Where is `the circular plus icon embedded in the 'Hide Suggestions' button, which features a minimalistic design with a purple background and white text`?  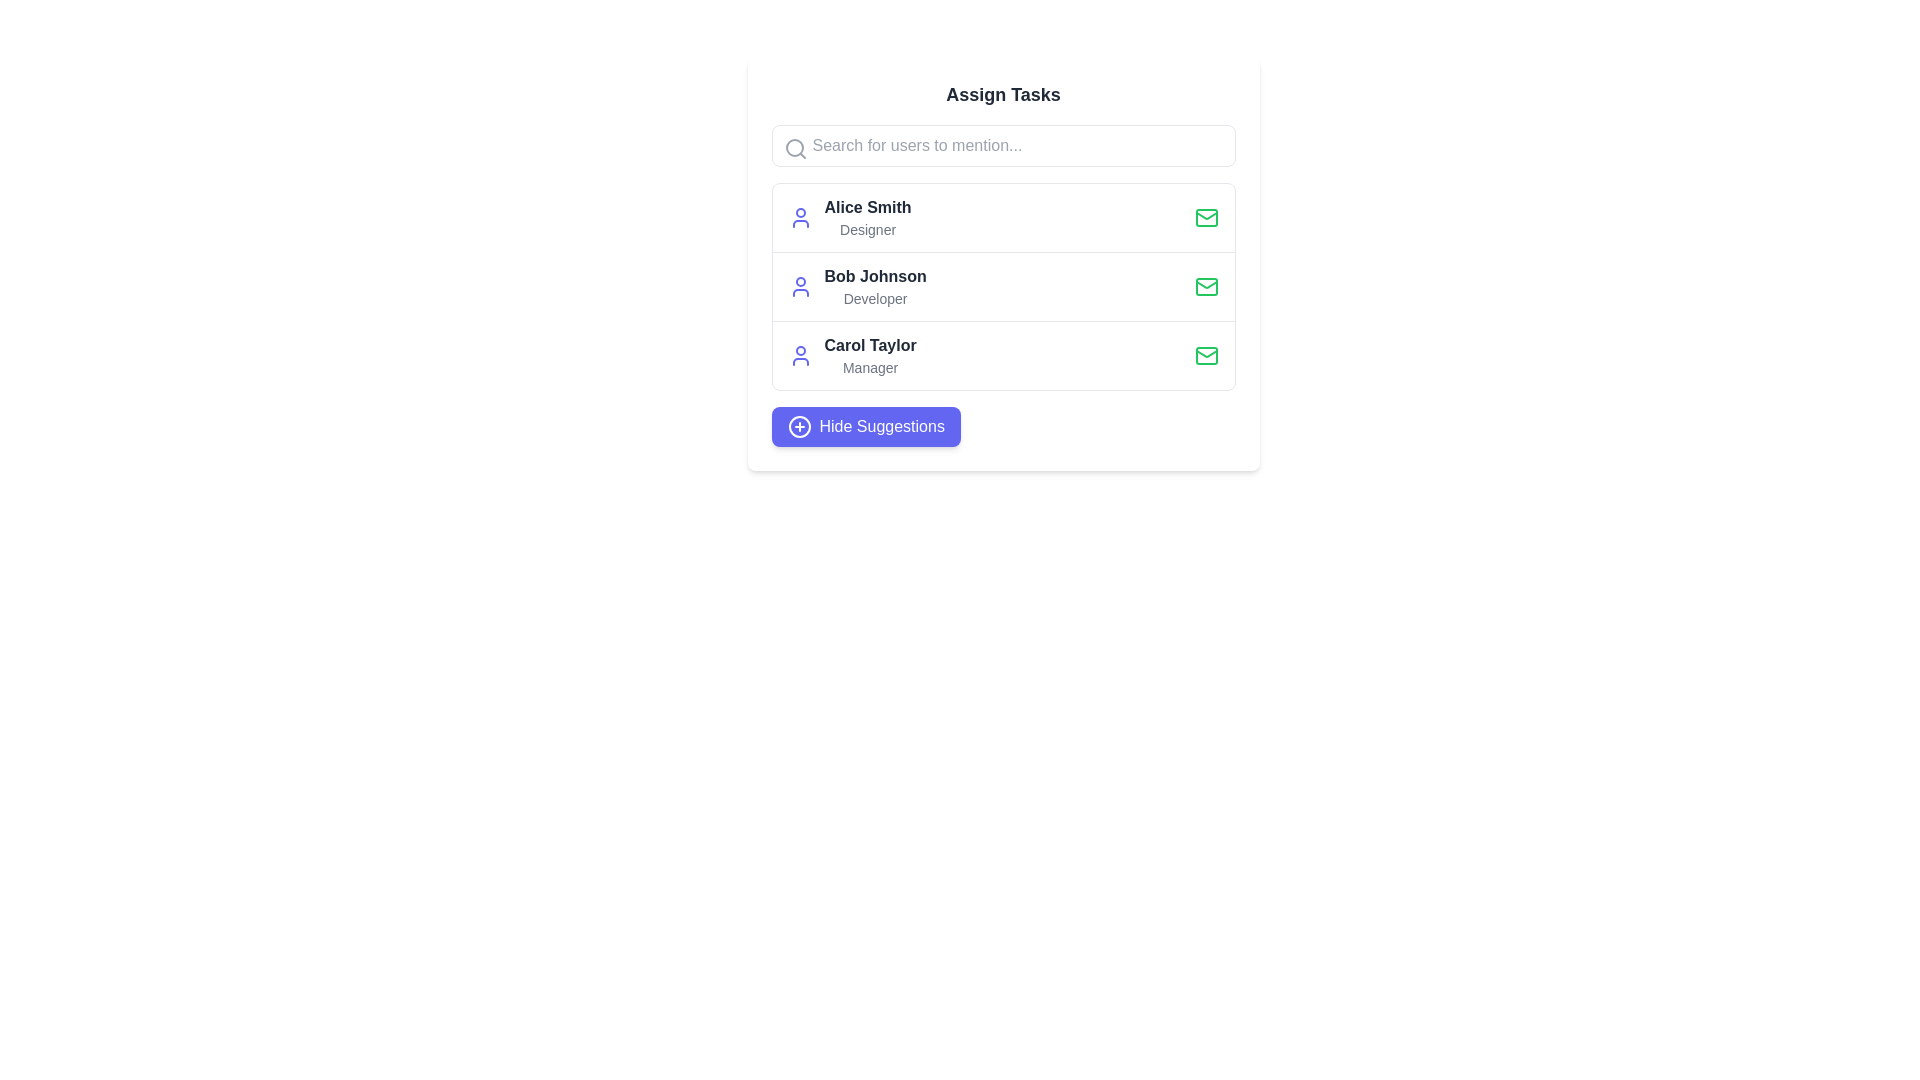
the circular plus icon embedded in the 'Hide Suggestions' button, which features a minimalistic design with a purple background and white text is located at coordinates (798, 426).